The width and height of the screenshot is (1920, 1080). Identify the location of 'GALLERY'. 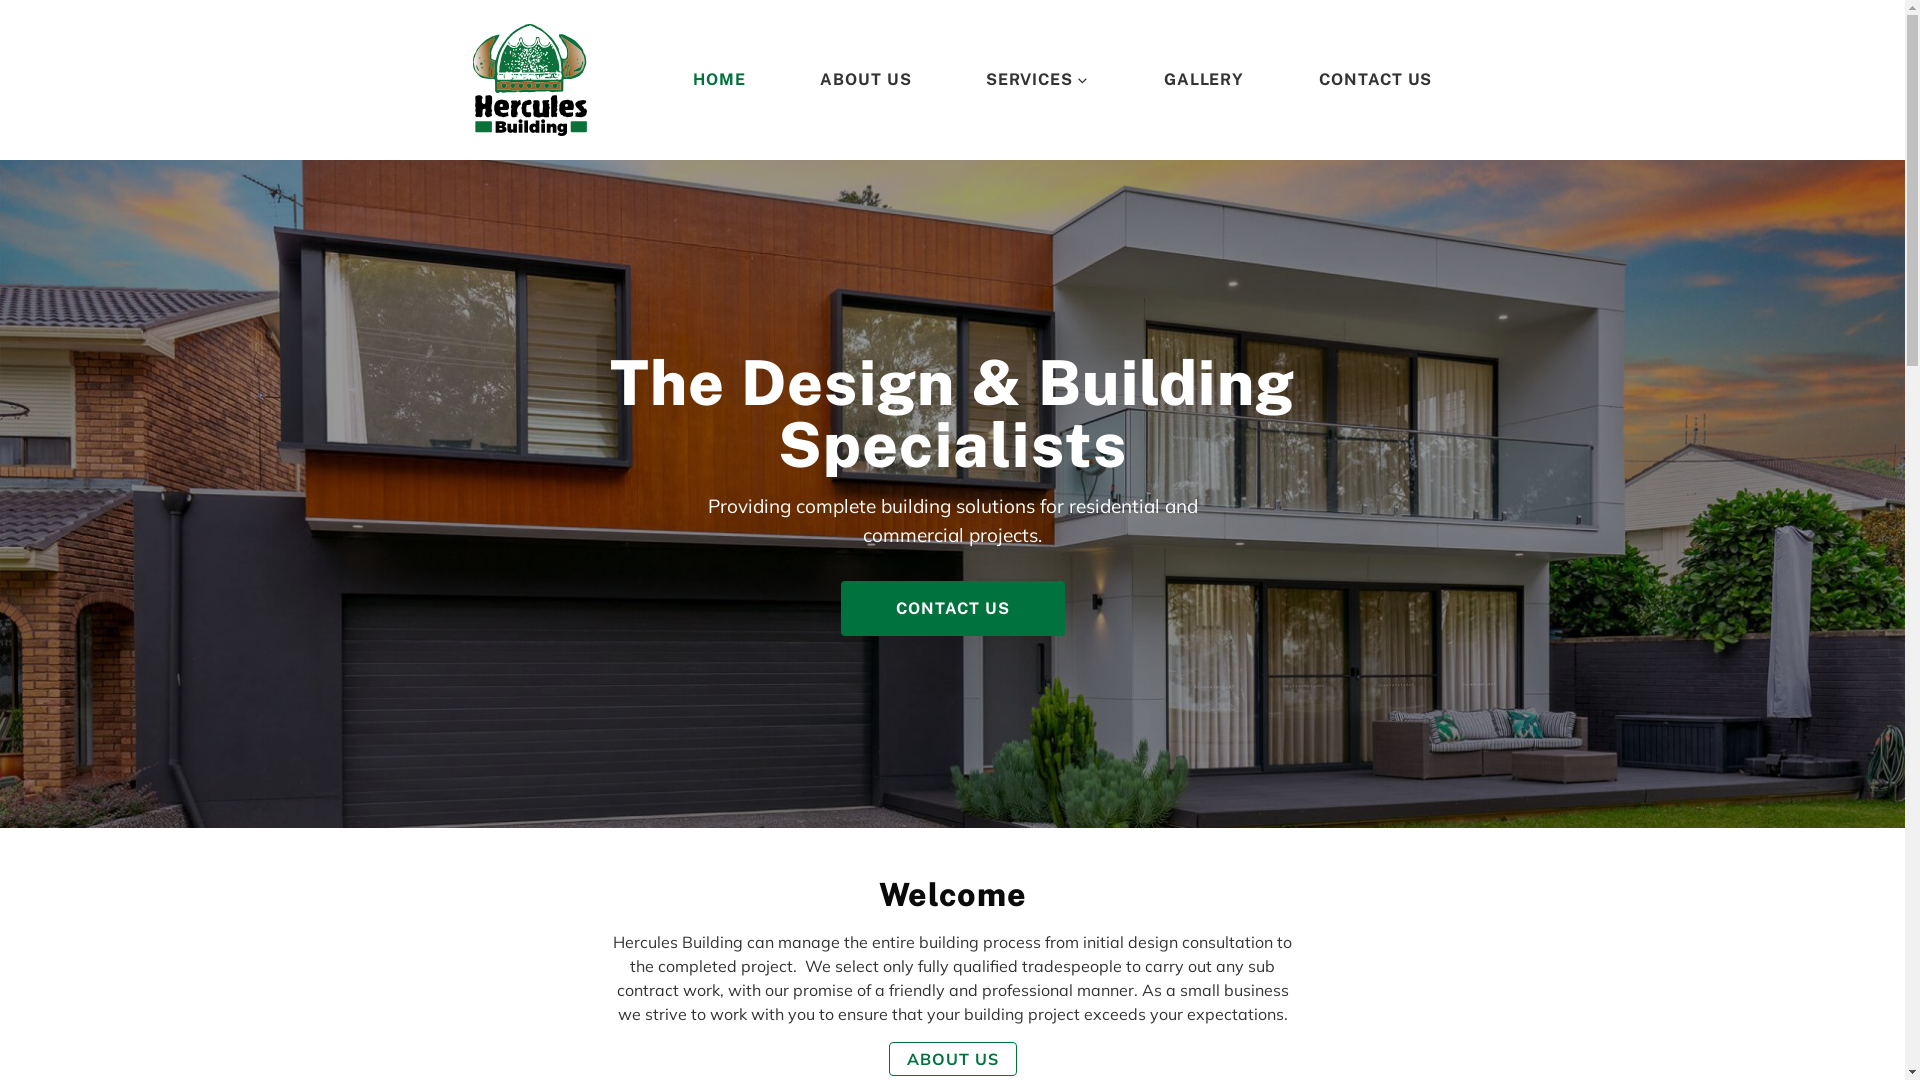
(1203, 79).